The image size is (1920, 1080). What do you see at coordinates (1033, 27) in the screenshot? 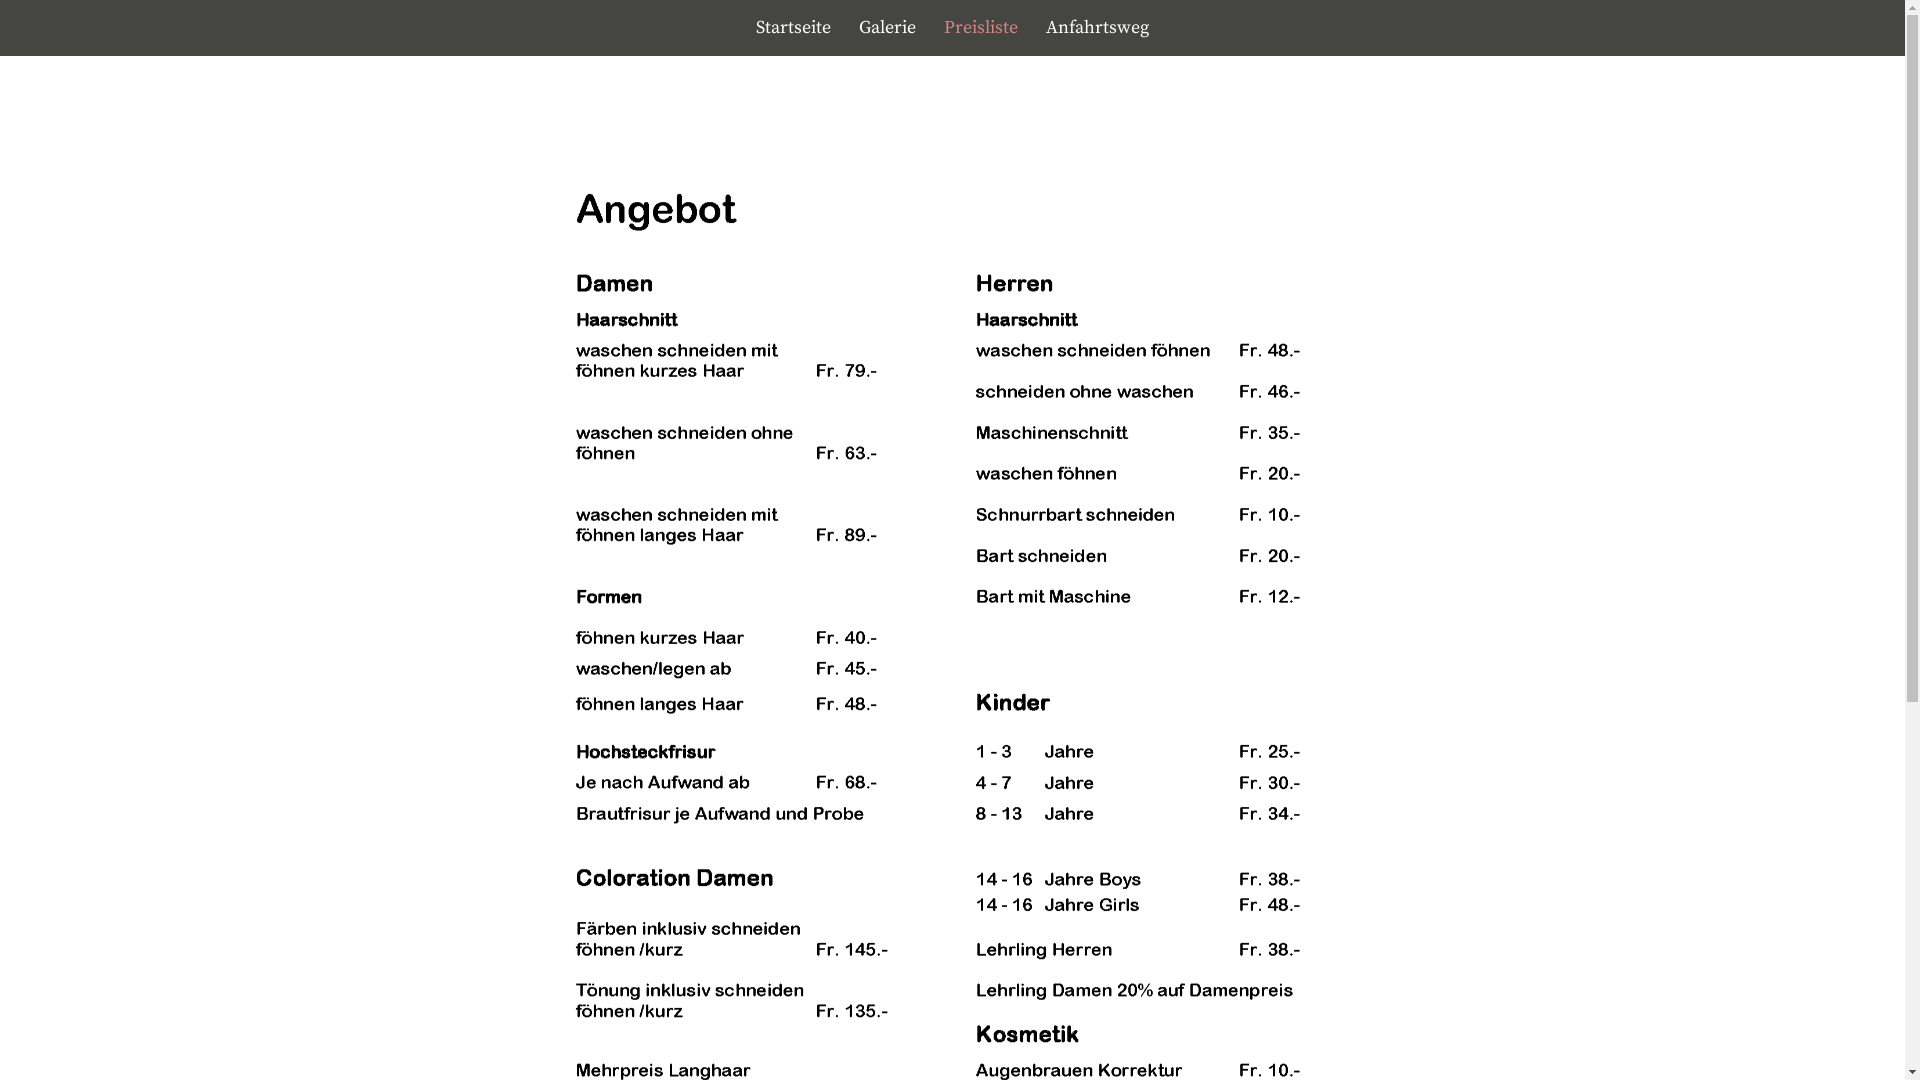
I see `'Anfahrtsweg'` at bounding box center [1033, 27].